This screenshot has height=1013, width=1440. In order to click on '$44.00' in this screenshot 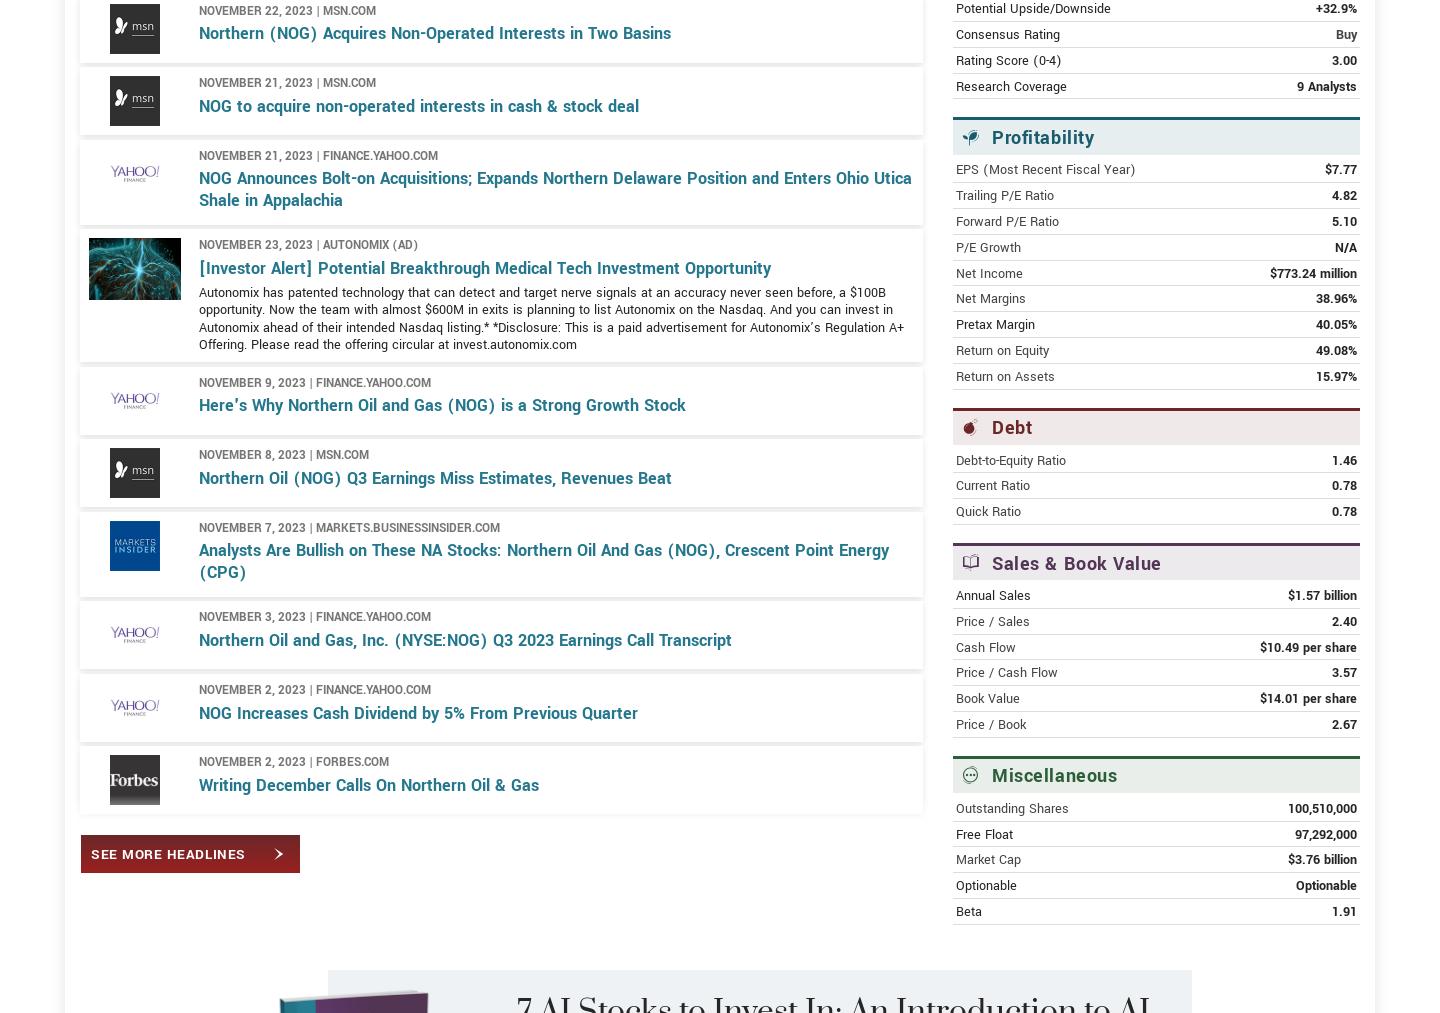, I will do `click(1317, 54)`.